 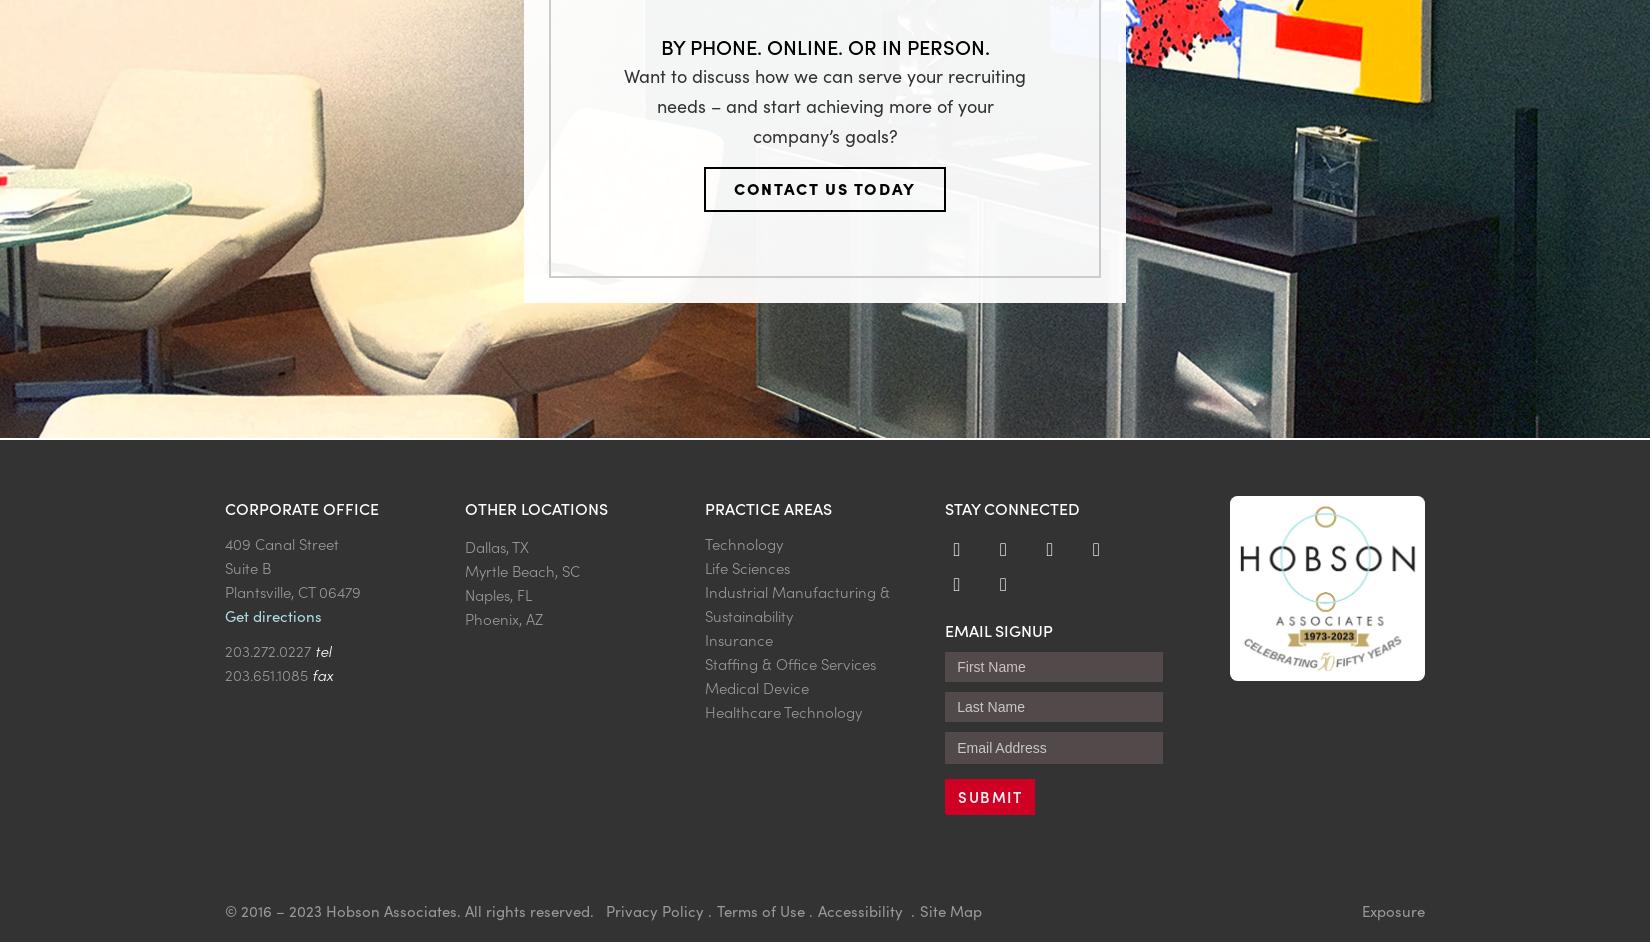 I want to click on 'Dallas, TX', so click(x=495, y=545).